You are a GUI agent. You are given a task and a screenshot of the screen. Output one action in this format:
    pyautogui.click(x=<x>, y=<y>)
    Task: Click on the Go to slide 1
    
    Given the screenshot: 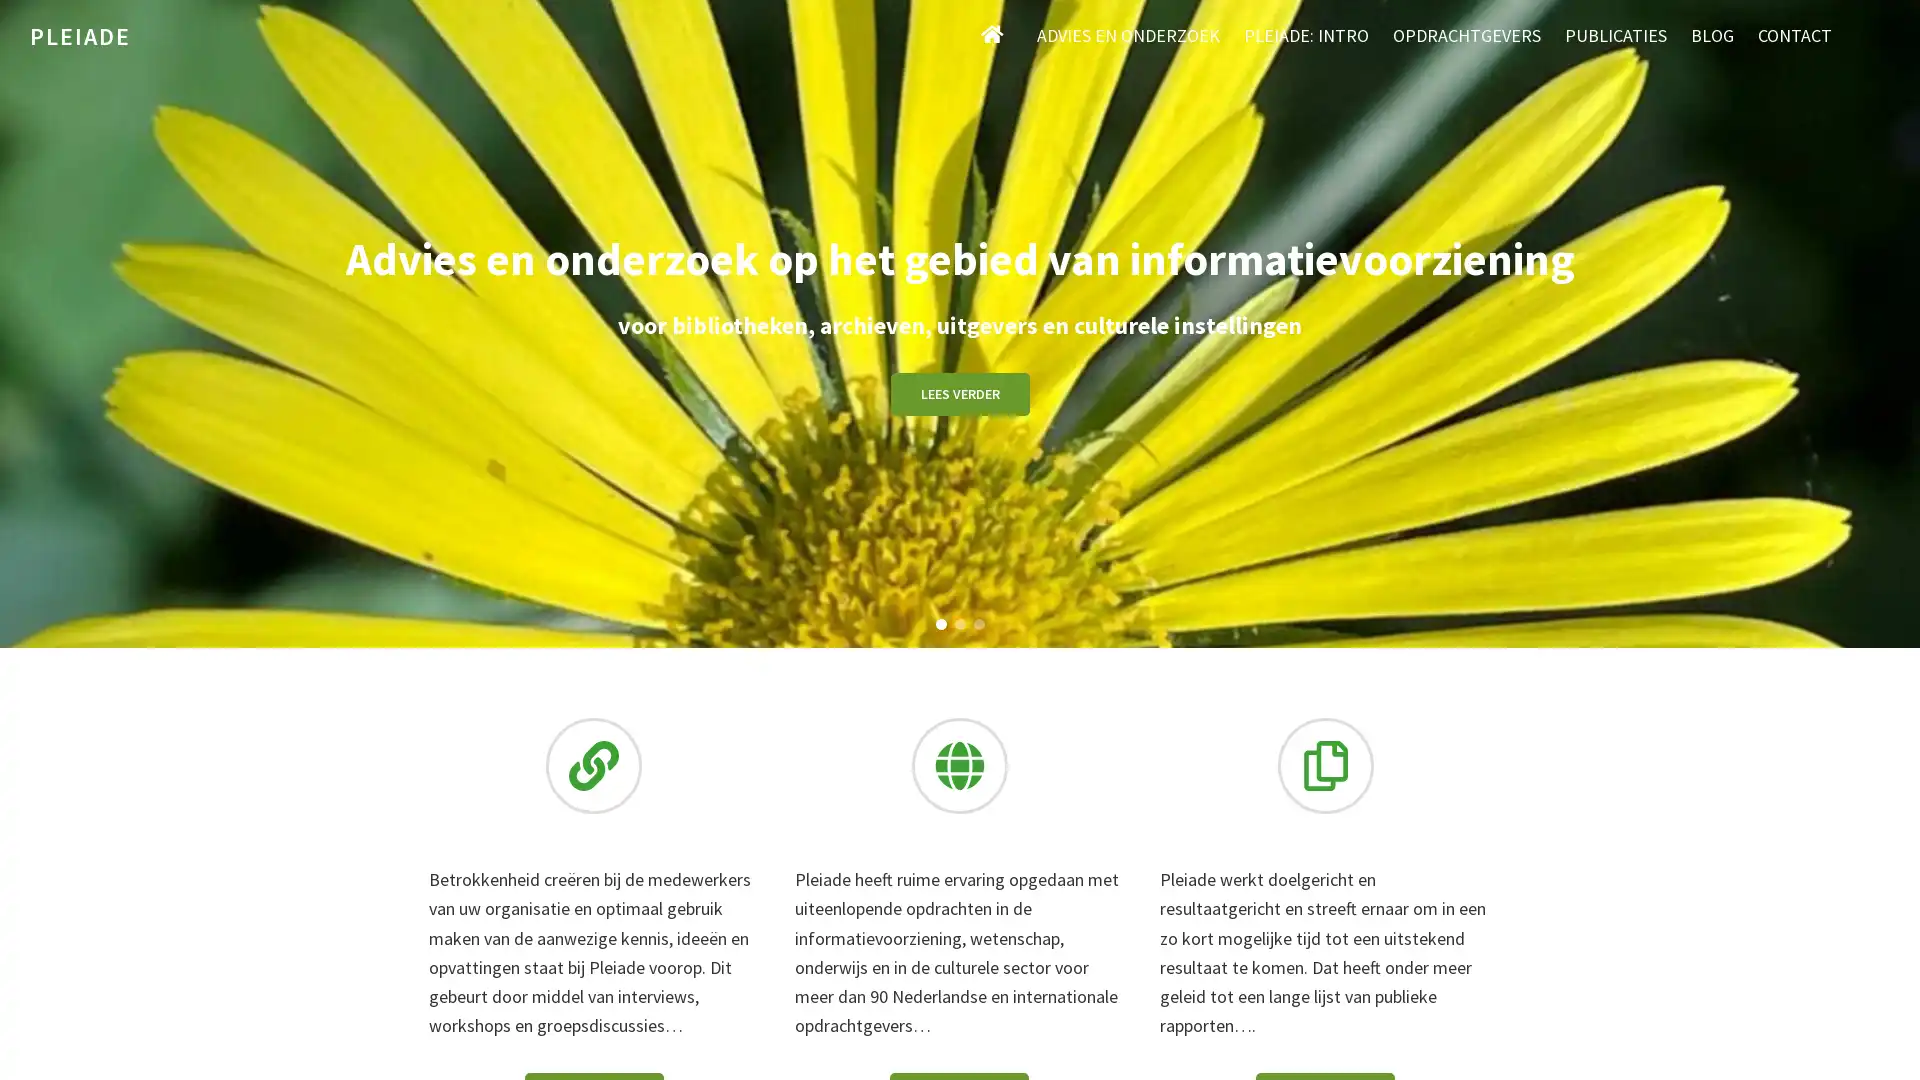 What is the action you would take?
    pyautogui.click(x=939, y=622)
    